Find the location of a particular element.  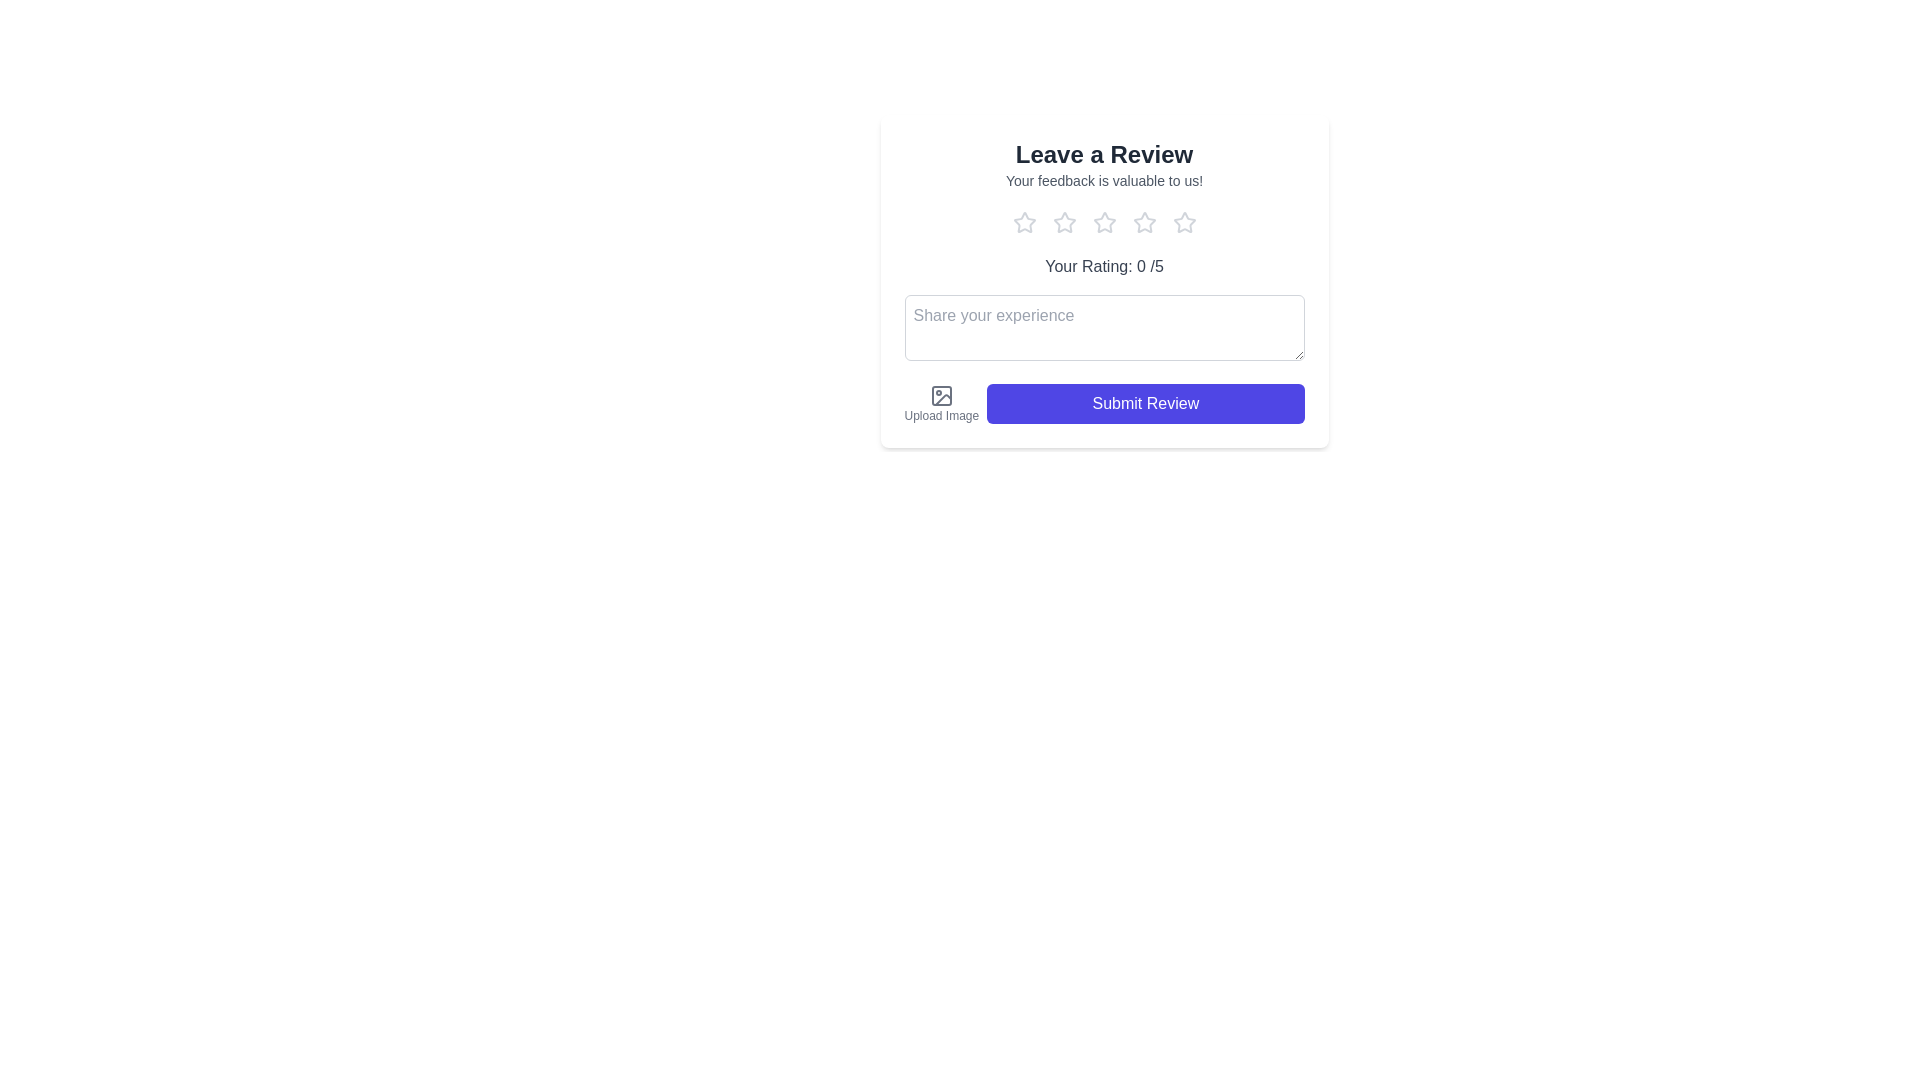

the product rating to 4 by clicking on the corresponding star is located at coordinates (1144, 223).